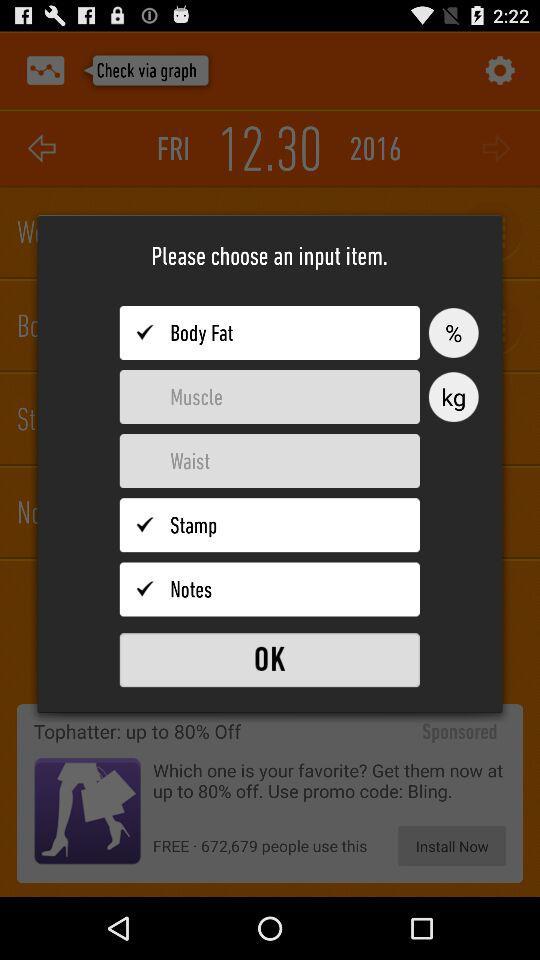 The image size is (540, 960). Describe the element at coordinates (453, 333) in the screenshot. I see `icon above kg item` at that location.